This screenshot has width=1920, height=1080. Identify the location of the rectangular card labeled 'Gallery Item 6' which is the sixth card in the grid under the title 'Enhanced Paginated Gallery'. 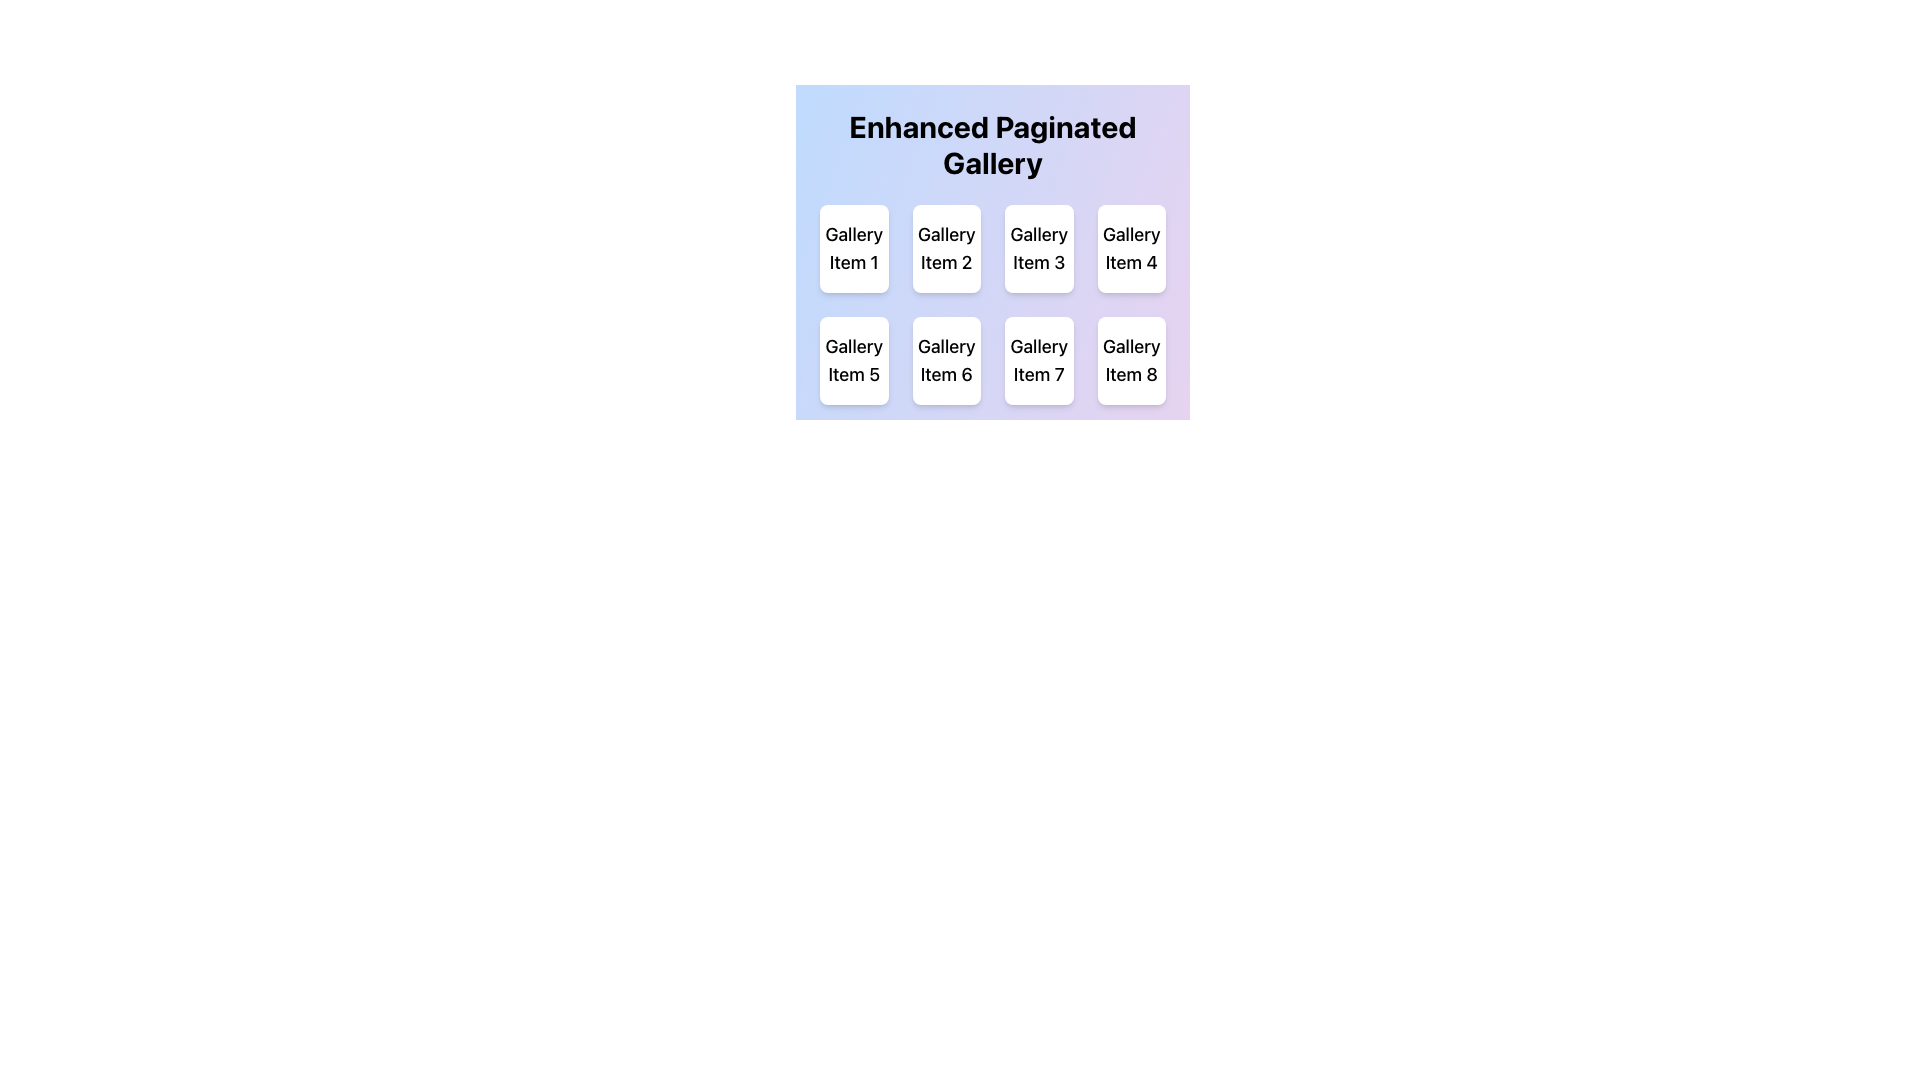
(945, 361).